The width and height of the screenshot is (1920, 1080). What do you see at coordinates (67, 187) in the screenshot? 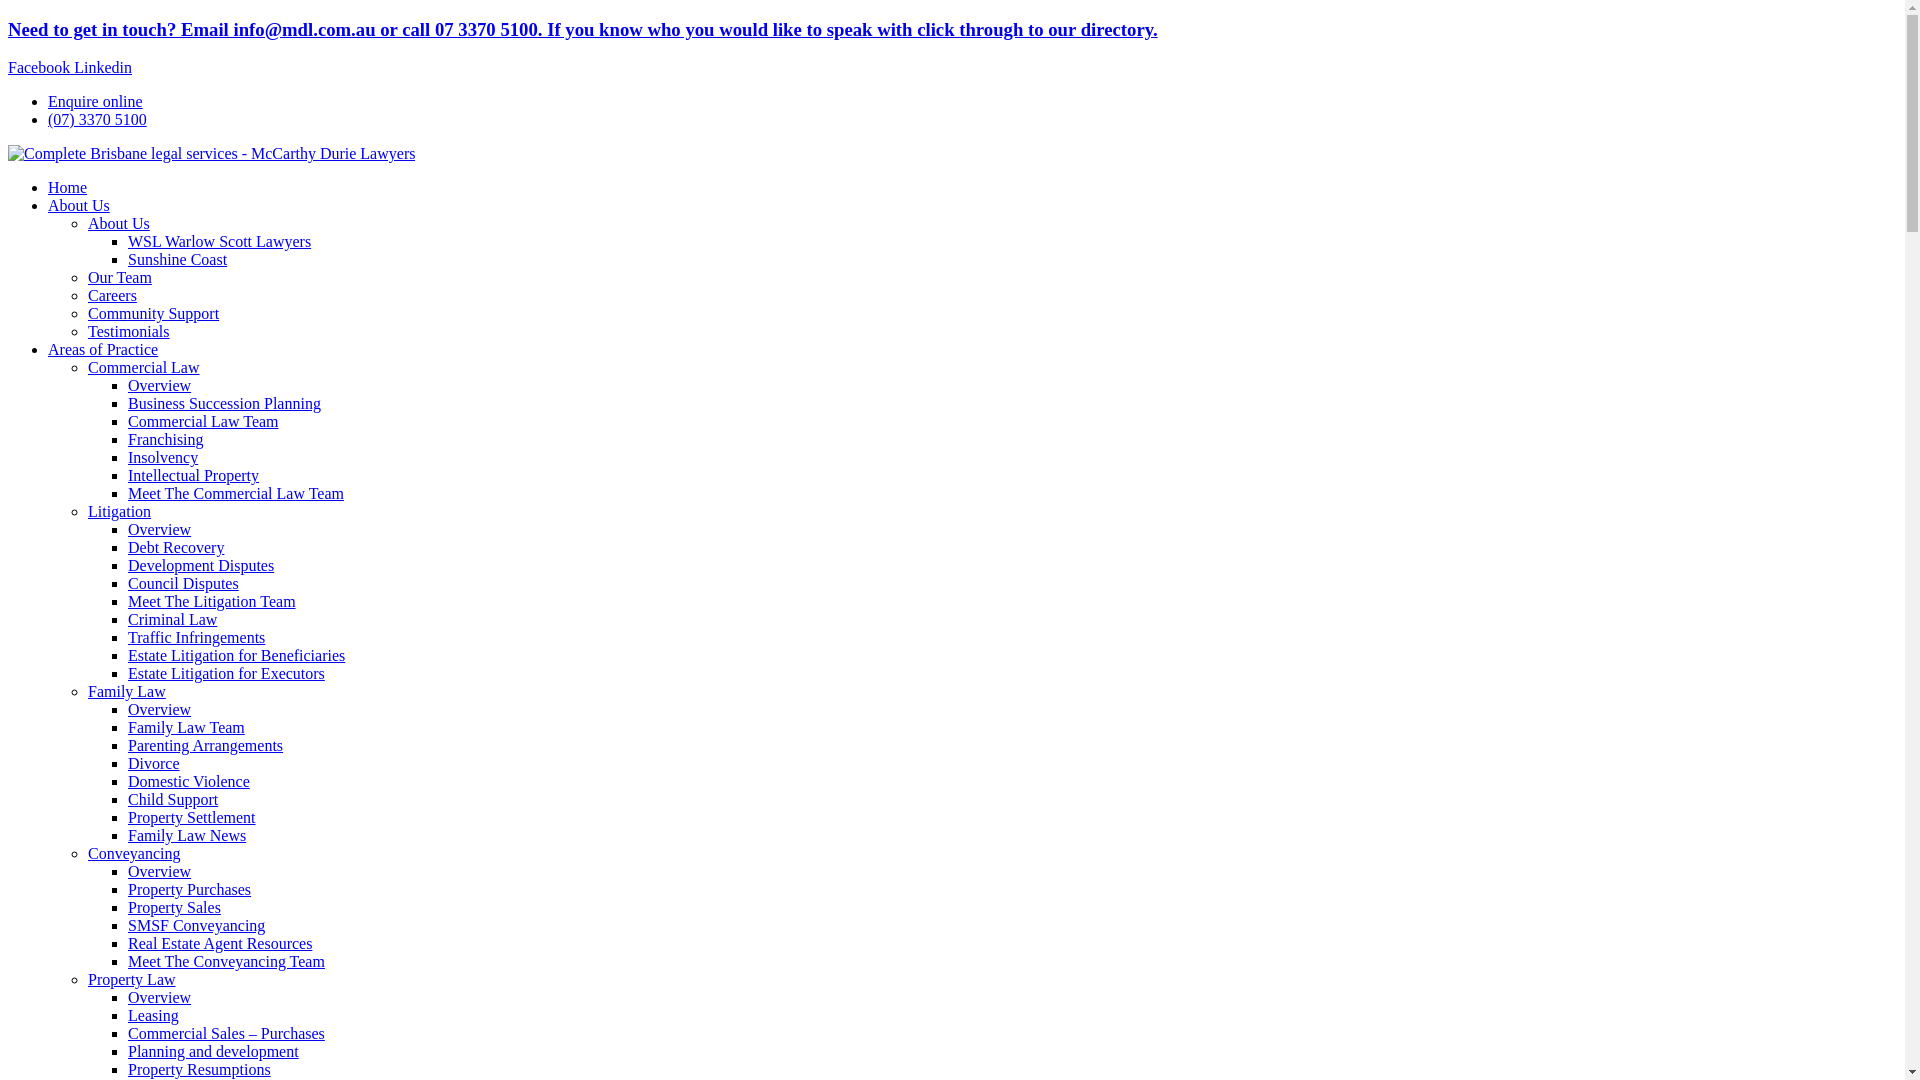
I see `'Home'` at bounding box center [67, 187].